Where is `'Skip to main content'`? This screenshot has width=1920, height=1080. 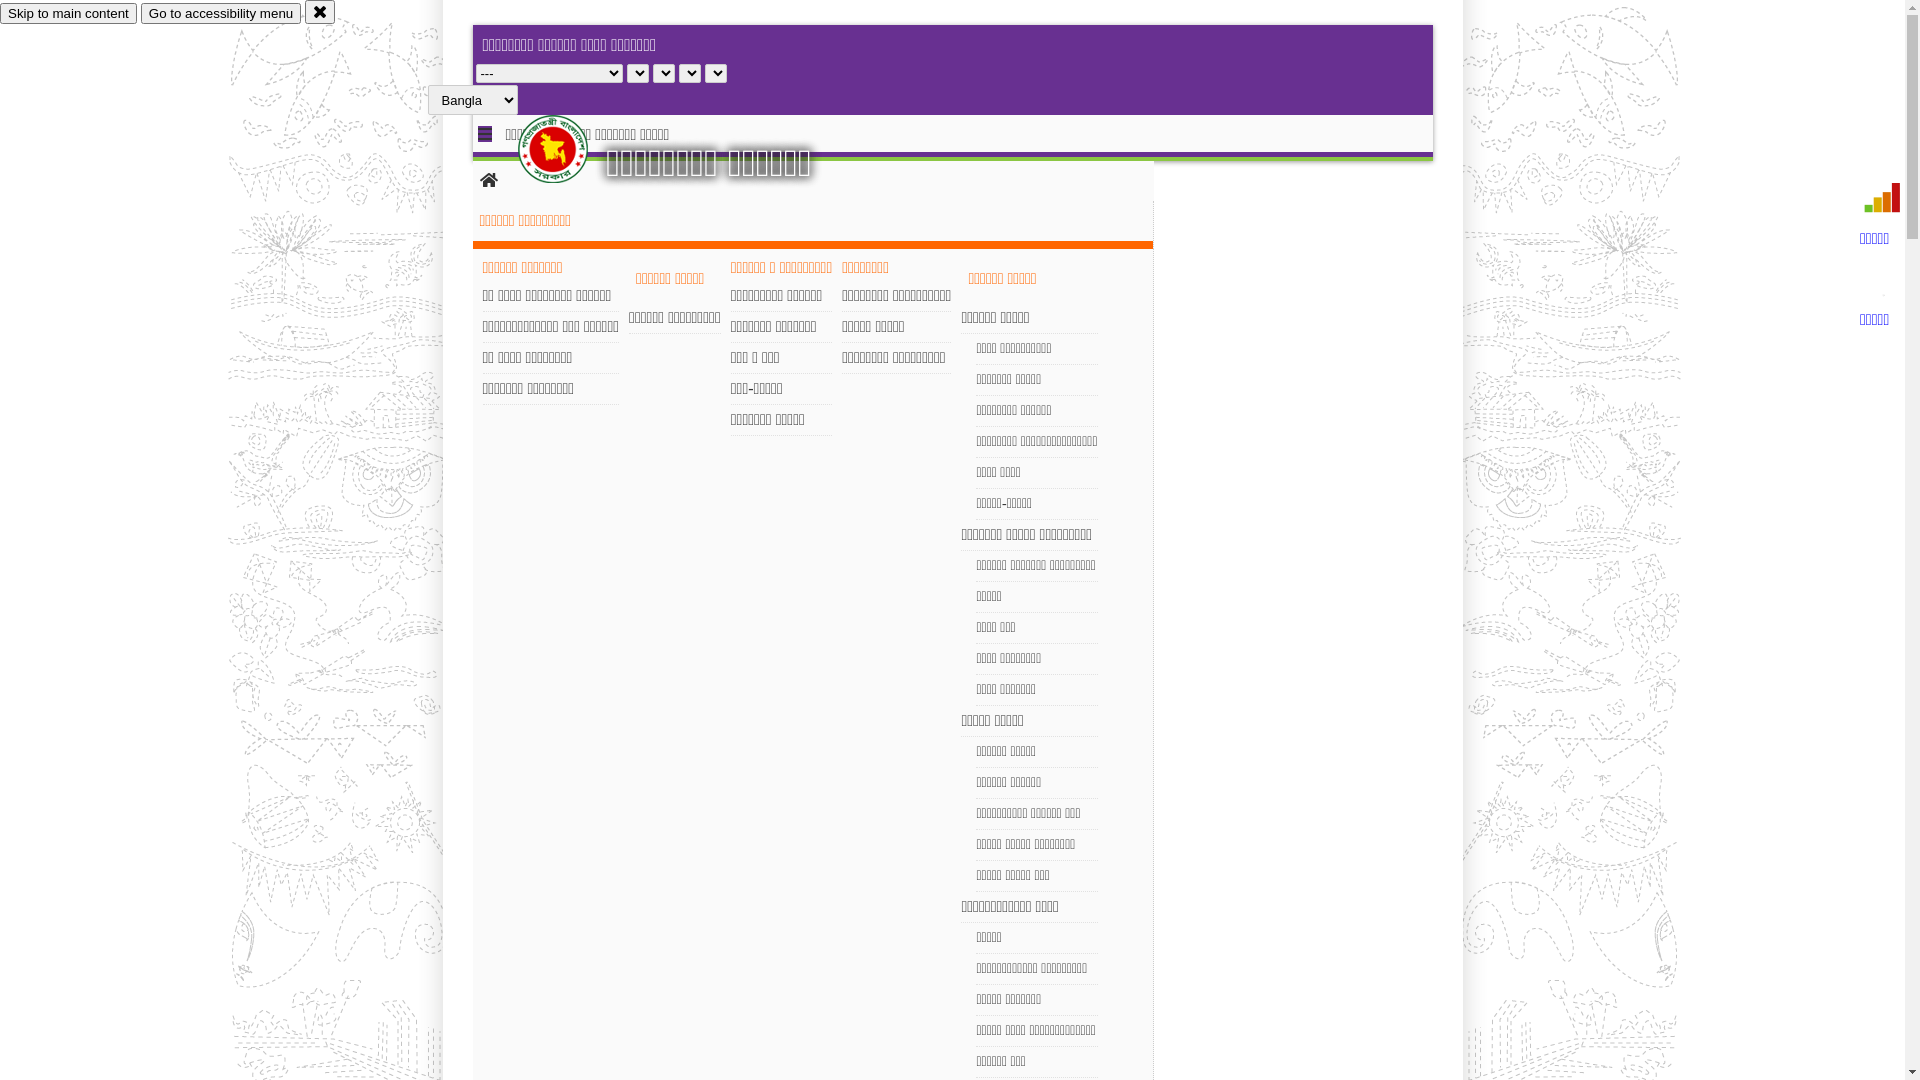 'Skip to main content' is located at coordinates (68, 13).